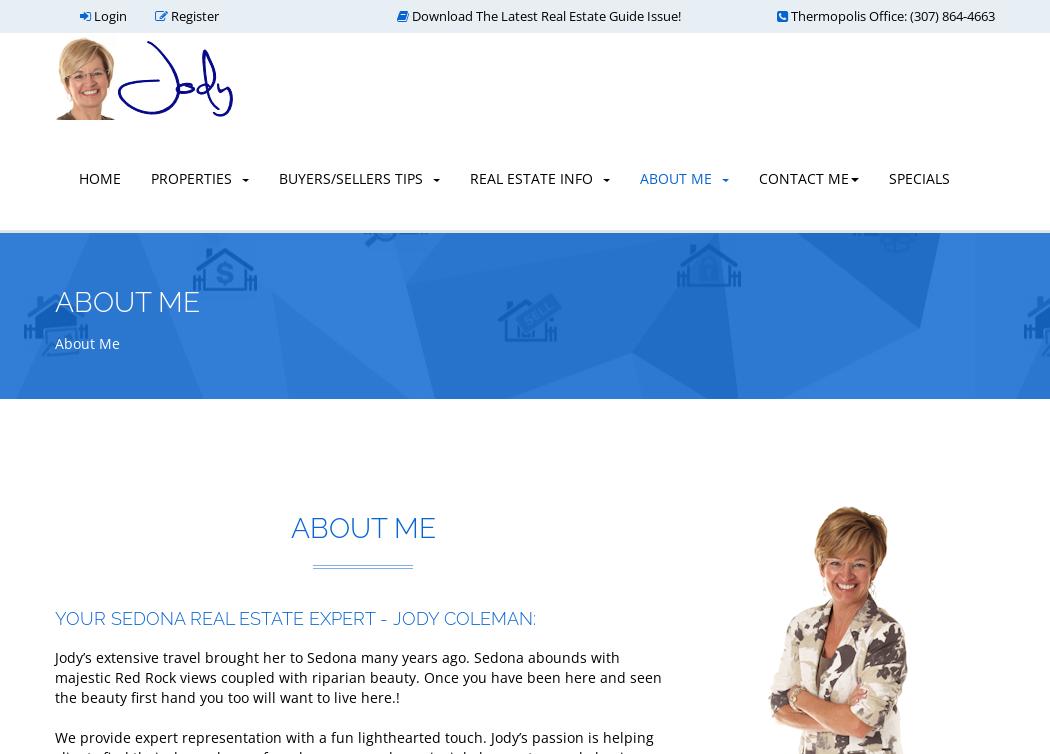 The image size is (1050, 754). What do you see at coordinates (919, 178) in the screenshot?
I see `'Specials'` at bounding box center [919, 178].